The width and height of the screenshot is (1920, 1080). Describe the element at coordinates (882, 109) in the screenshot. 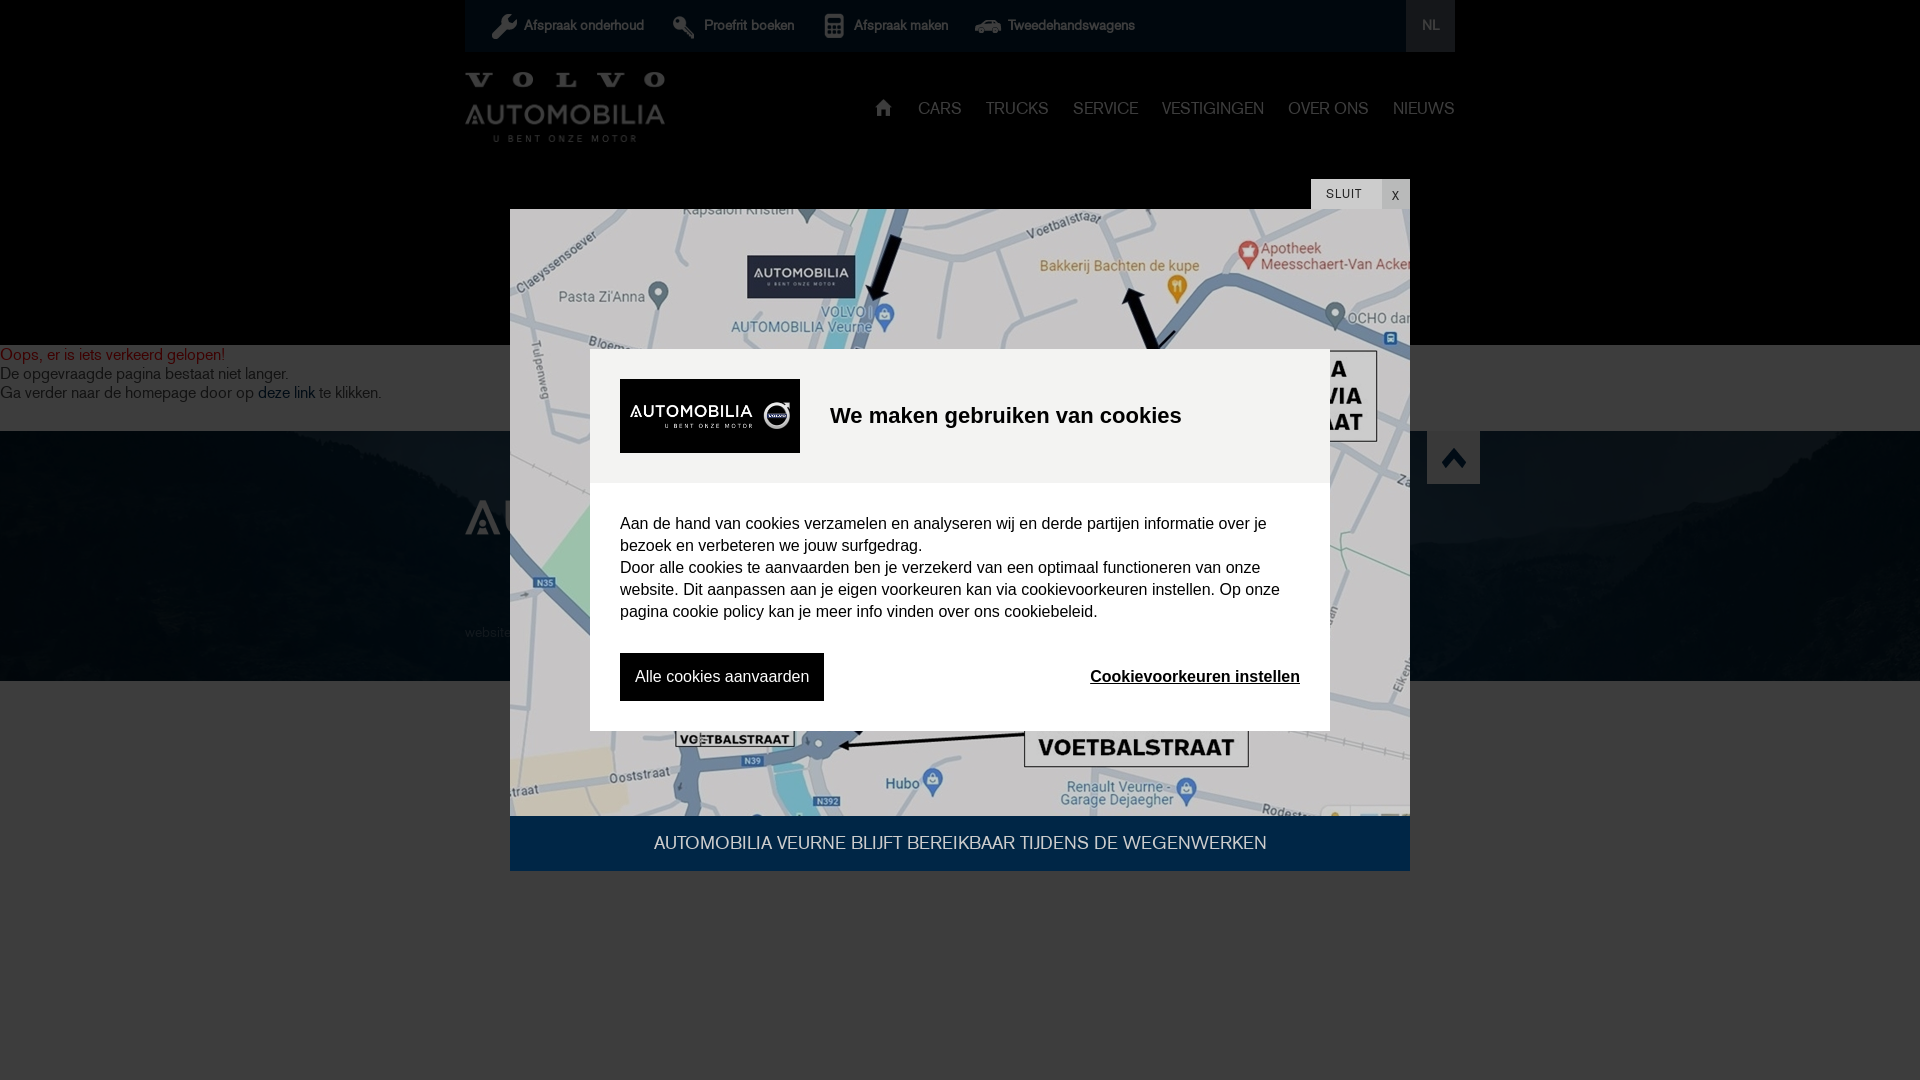

I see `'HOME'` at that location.